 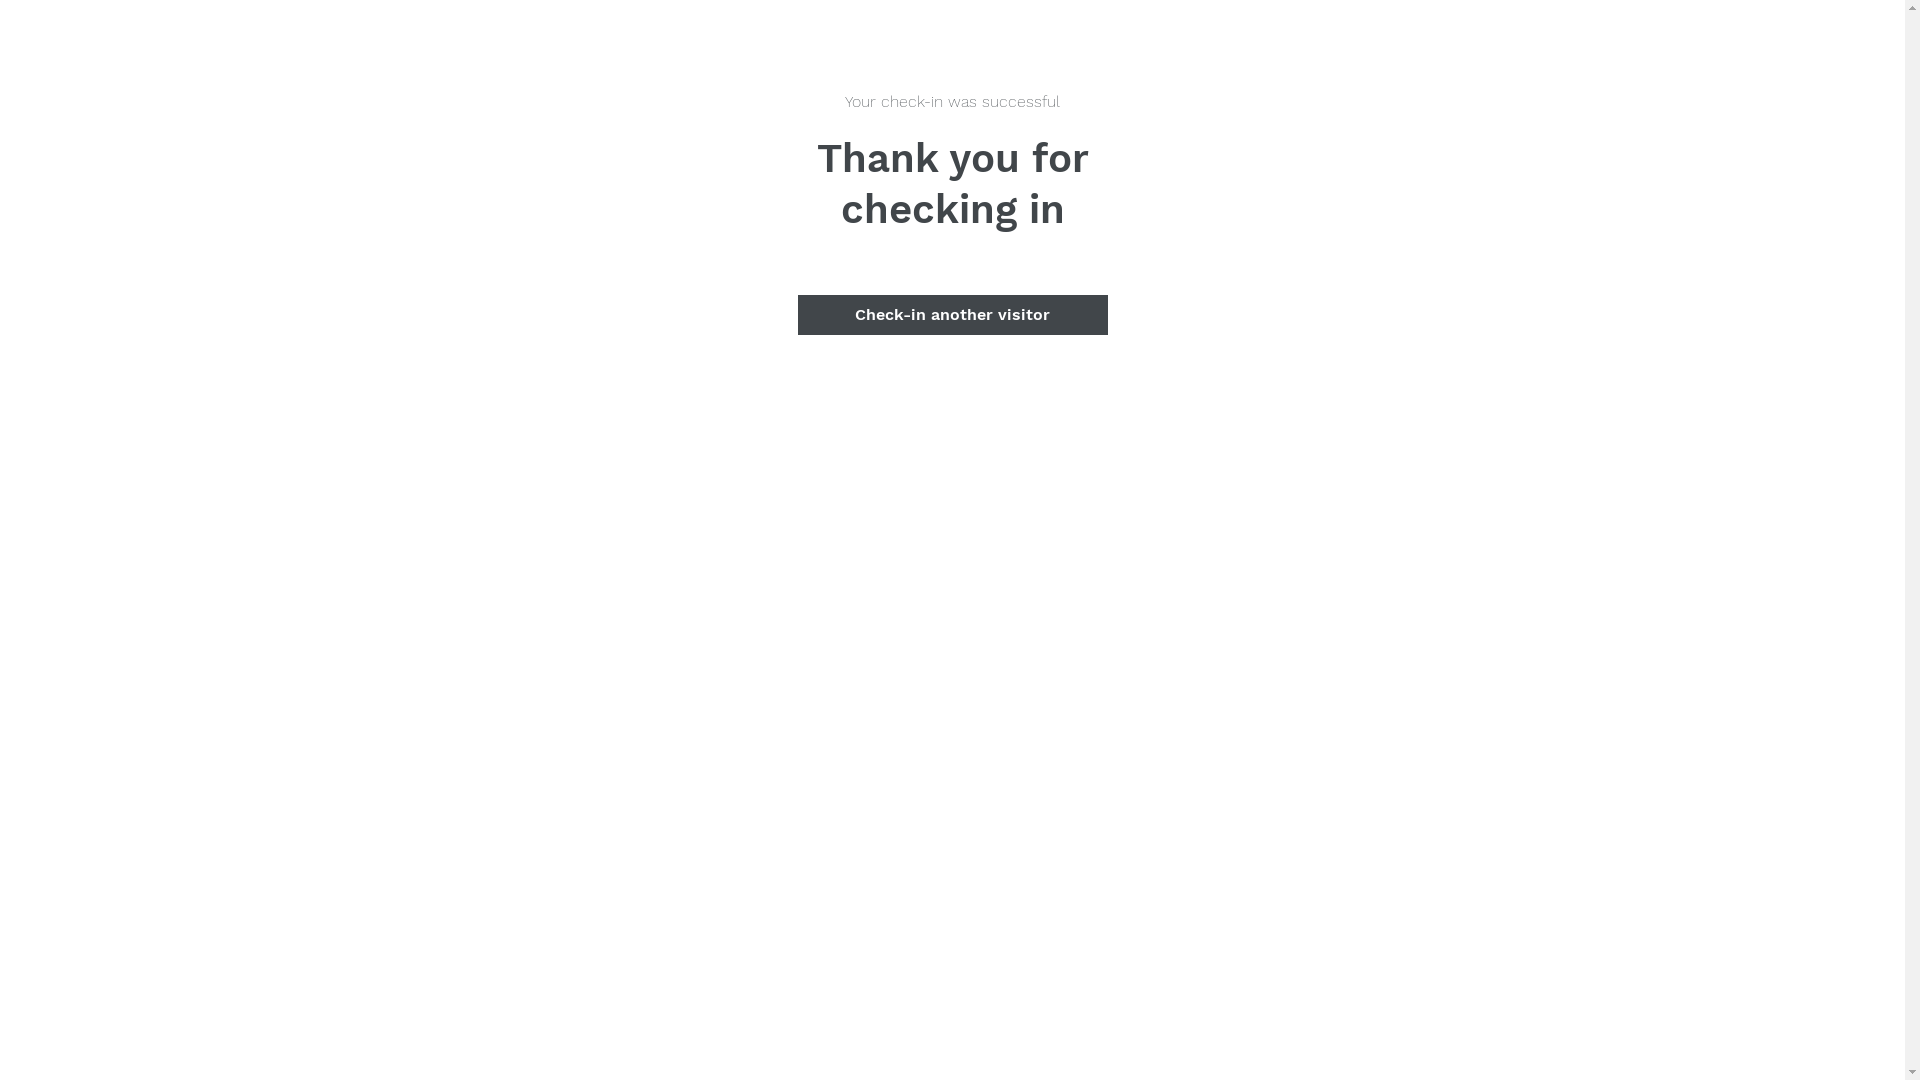 What do you see at coordinates (952, 315) in the screenshot?
I see `'Check-in another visitor'` at bounding box center [952, 315].